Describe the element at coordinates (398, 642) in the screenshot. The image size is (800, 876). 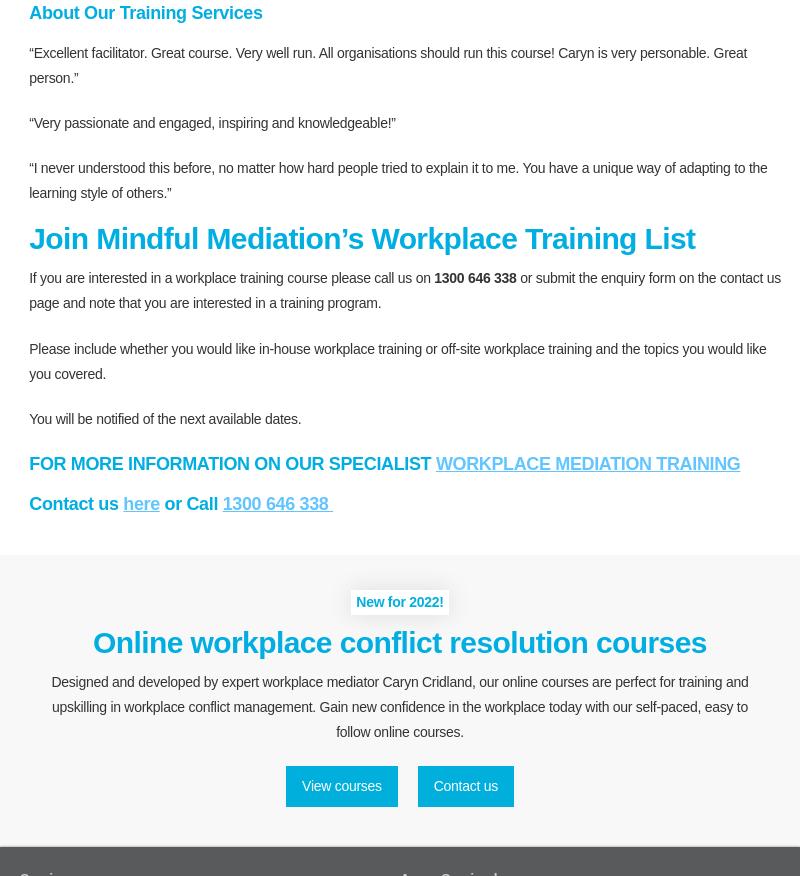
I see `'Online workplace conflict resolution courses'` at that location.